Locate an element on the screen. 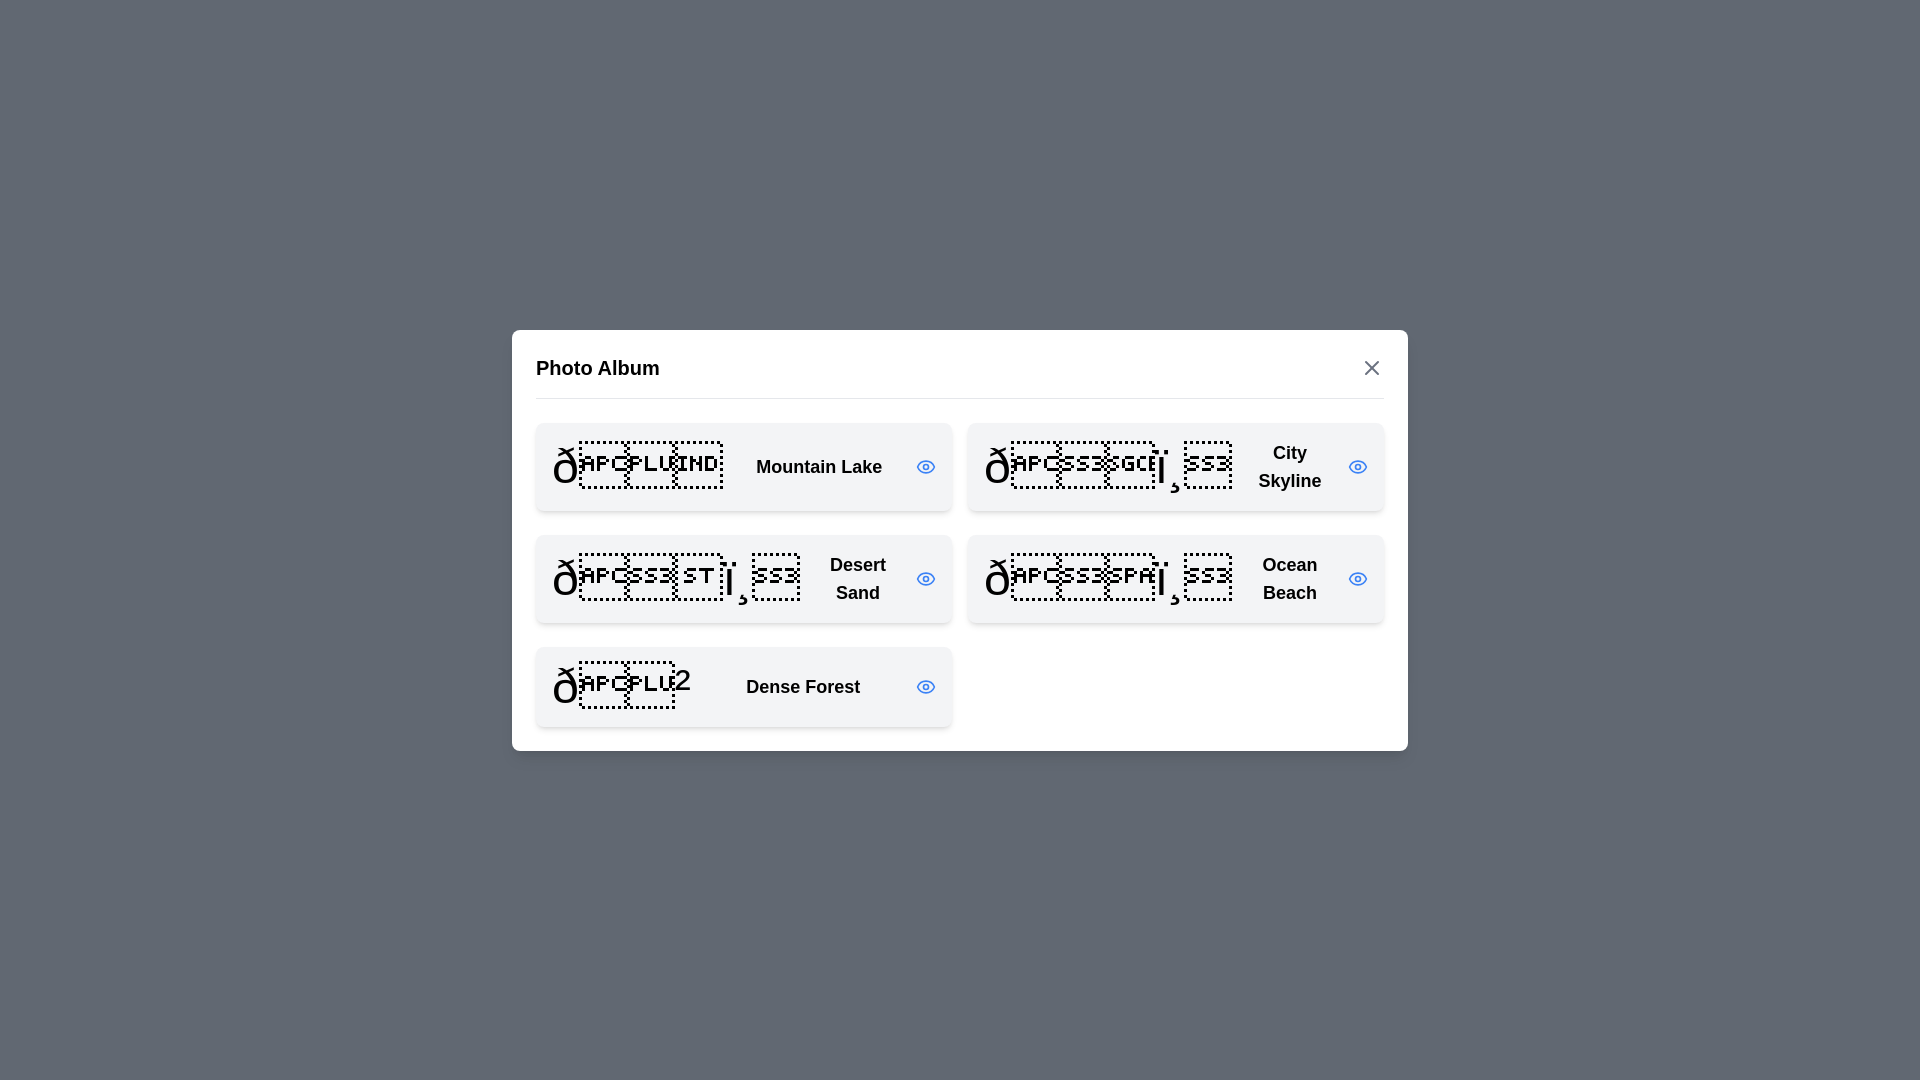 Image resolution: width=1920 pixels, height=1080 pixels. 'eye' icon next to the photo titled 'Desert Sand' to view it in detail is located at coordinates (925, 578).